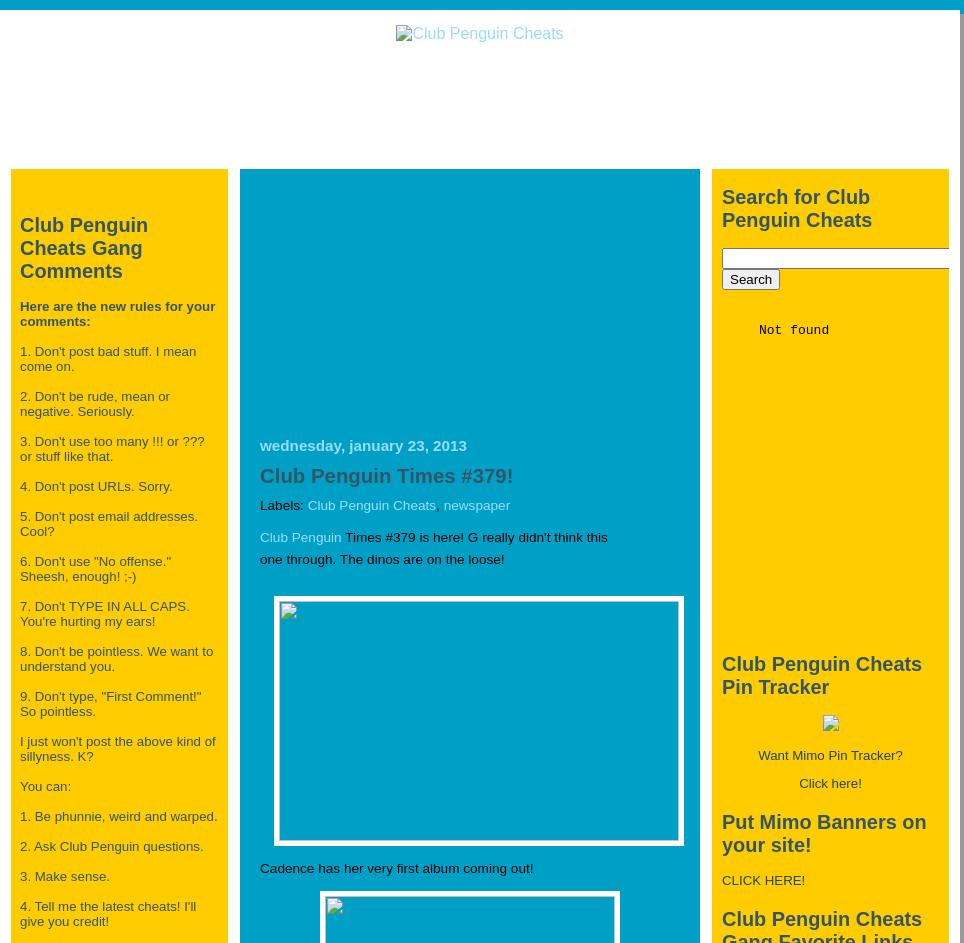 The width and height of the screenshot is (964, 943). What do you see at coordinates (363, 445) in the screenshot?
I see `'Wednesday, January 23, 2013'` at bounding box center [363, 445].